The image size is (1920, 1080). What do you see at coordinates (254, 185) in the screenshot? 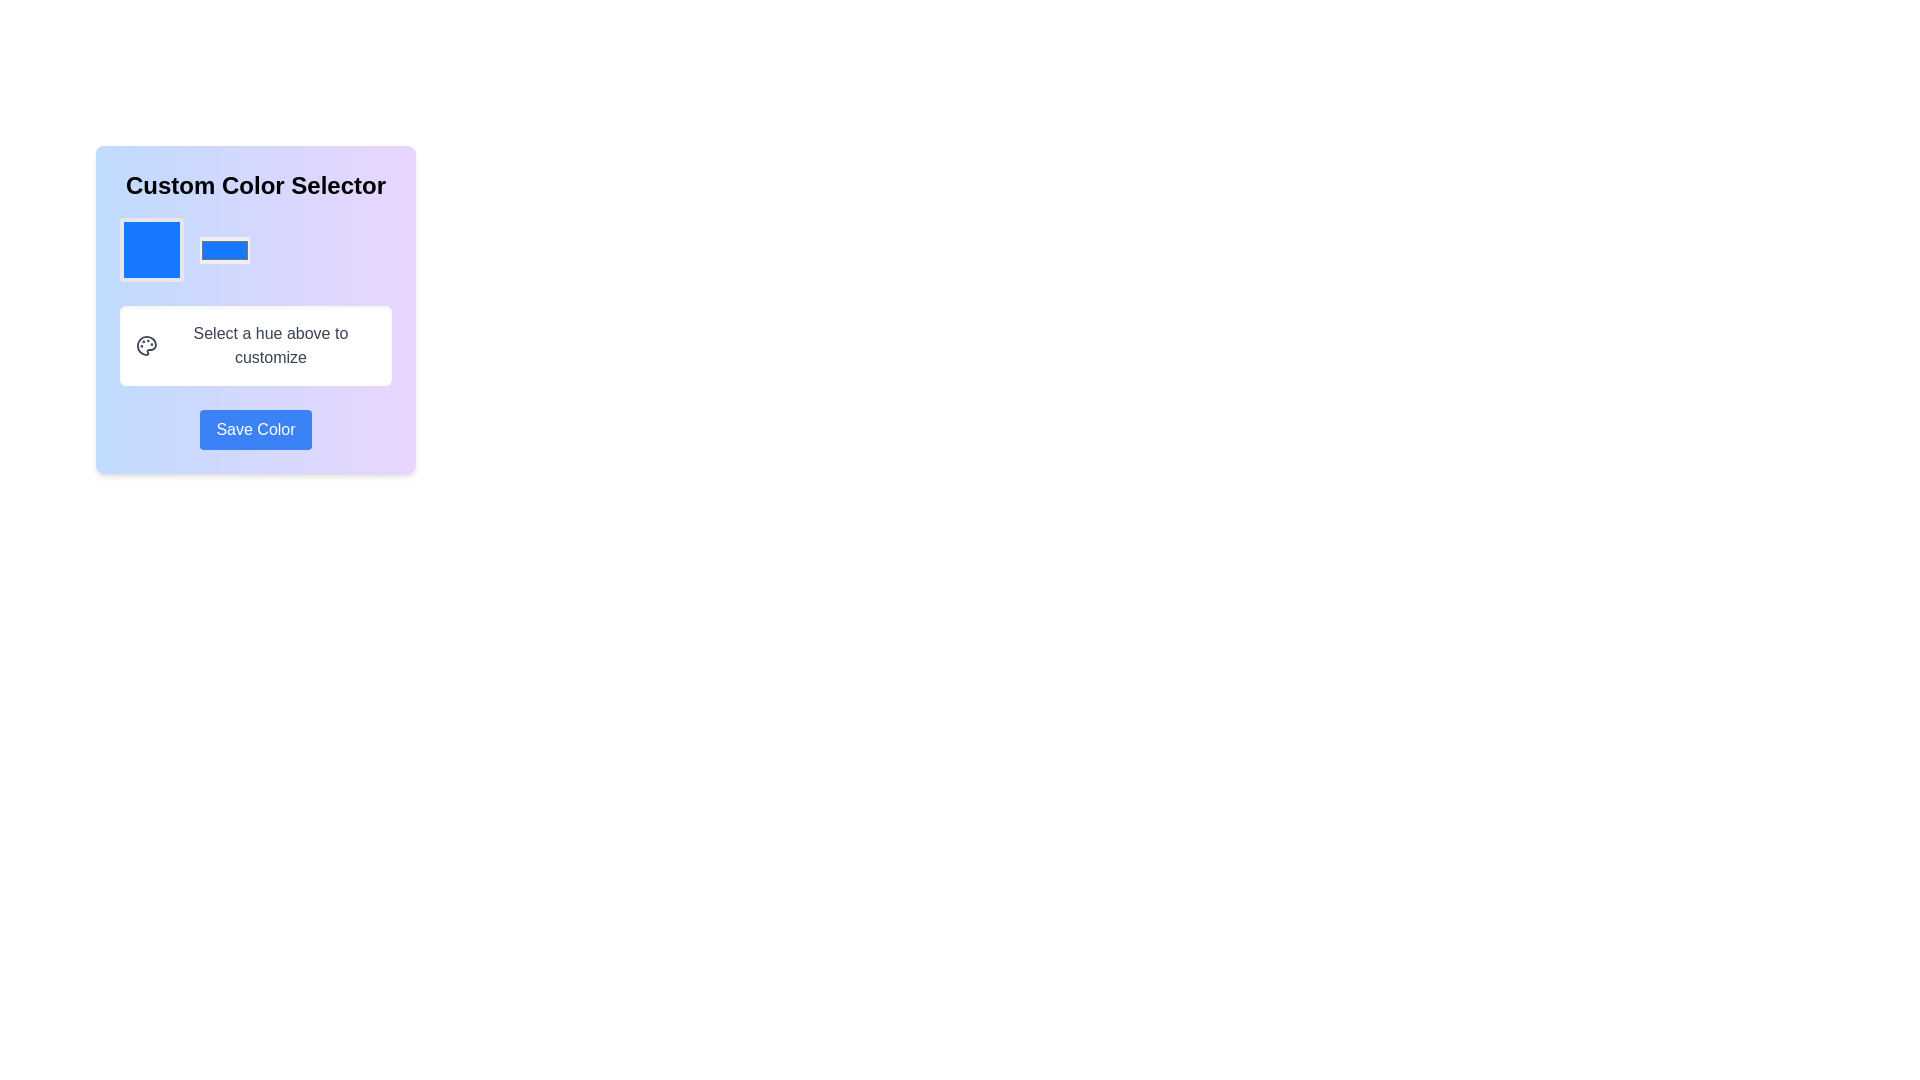
I see `the bold text labeled 'Custom Color Selector' which is prominently displayed at the top of a card with a gradient background` at bounding box center [254, 185].